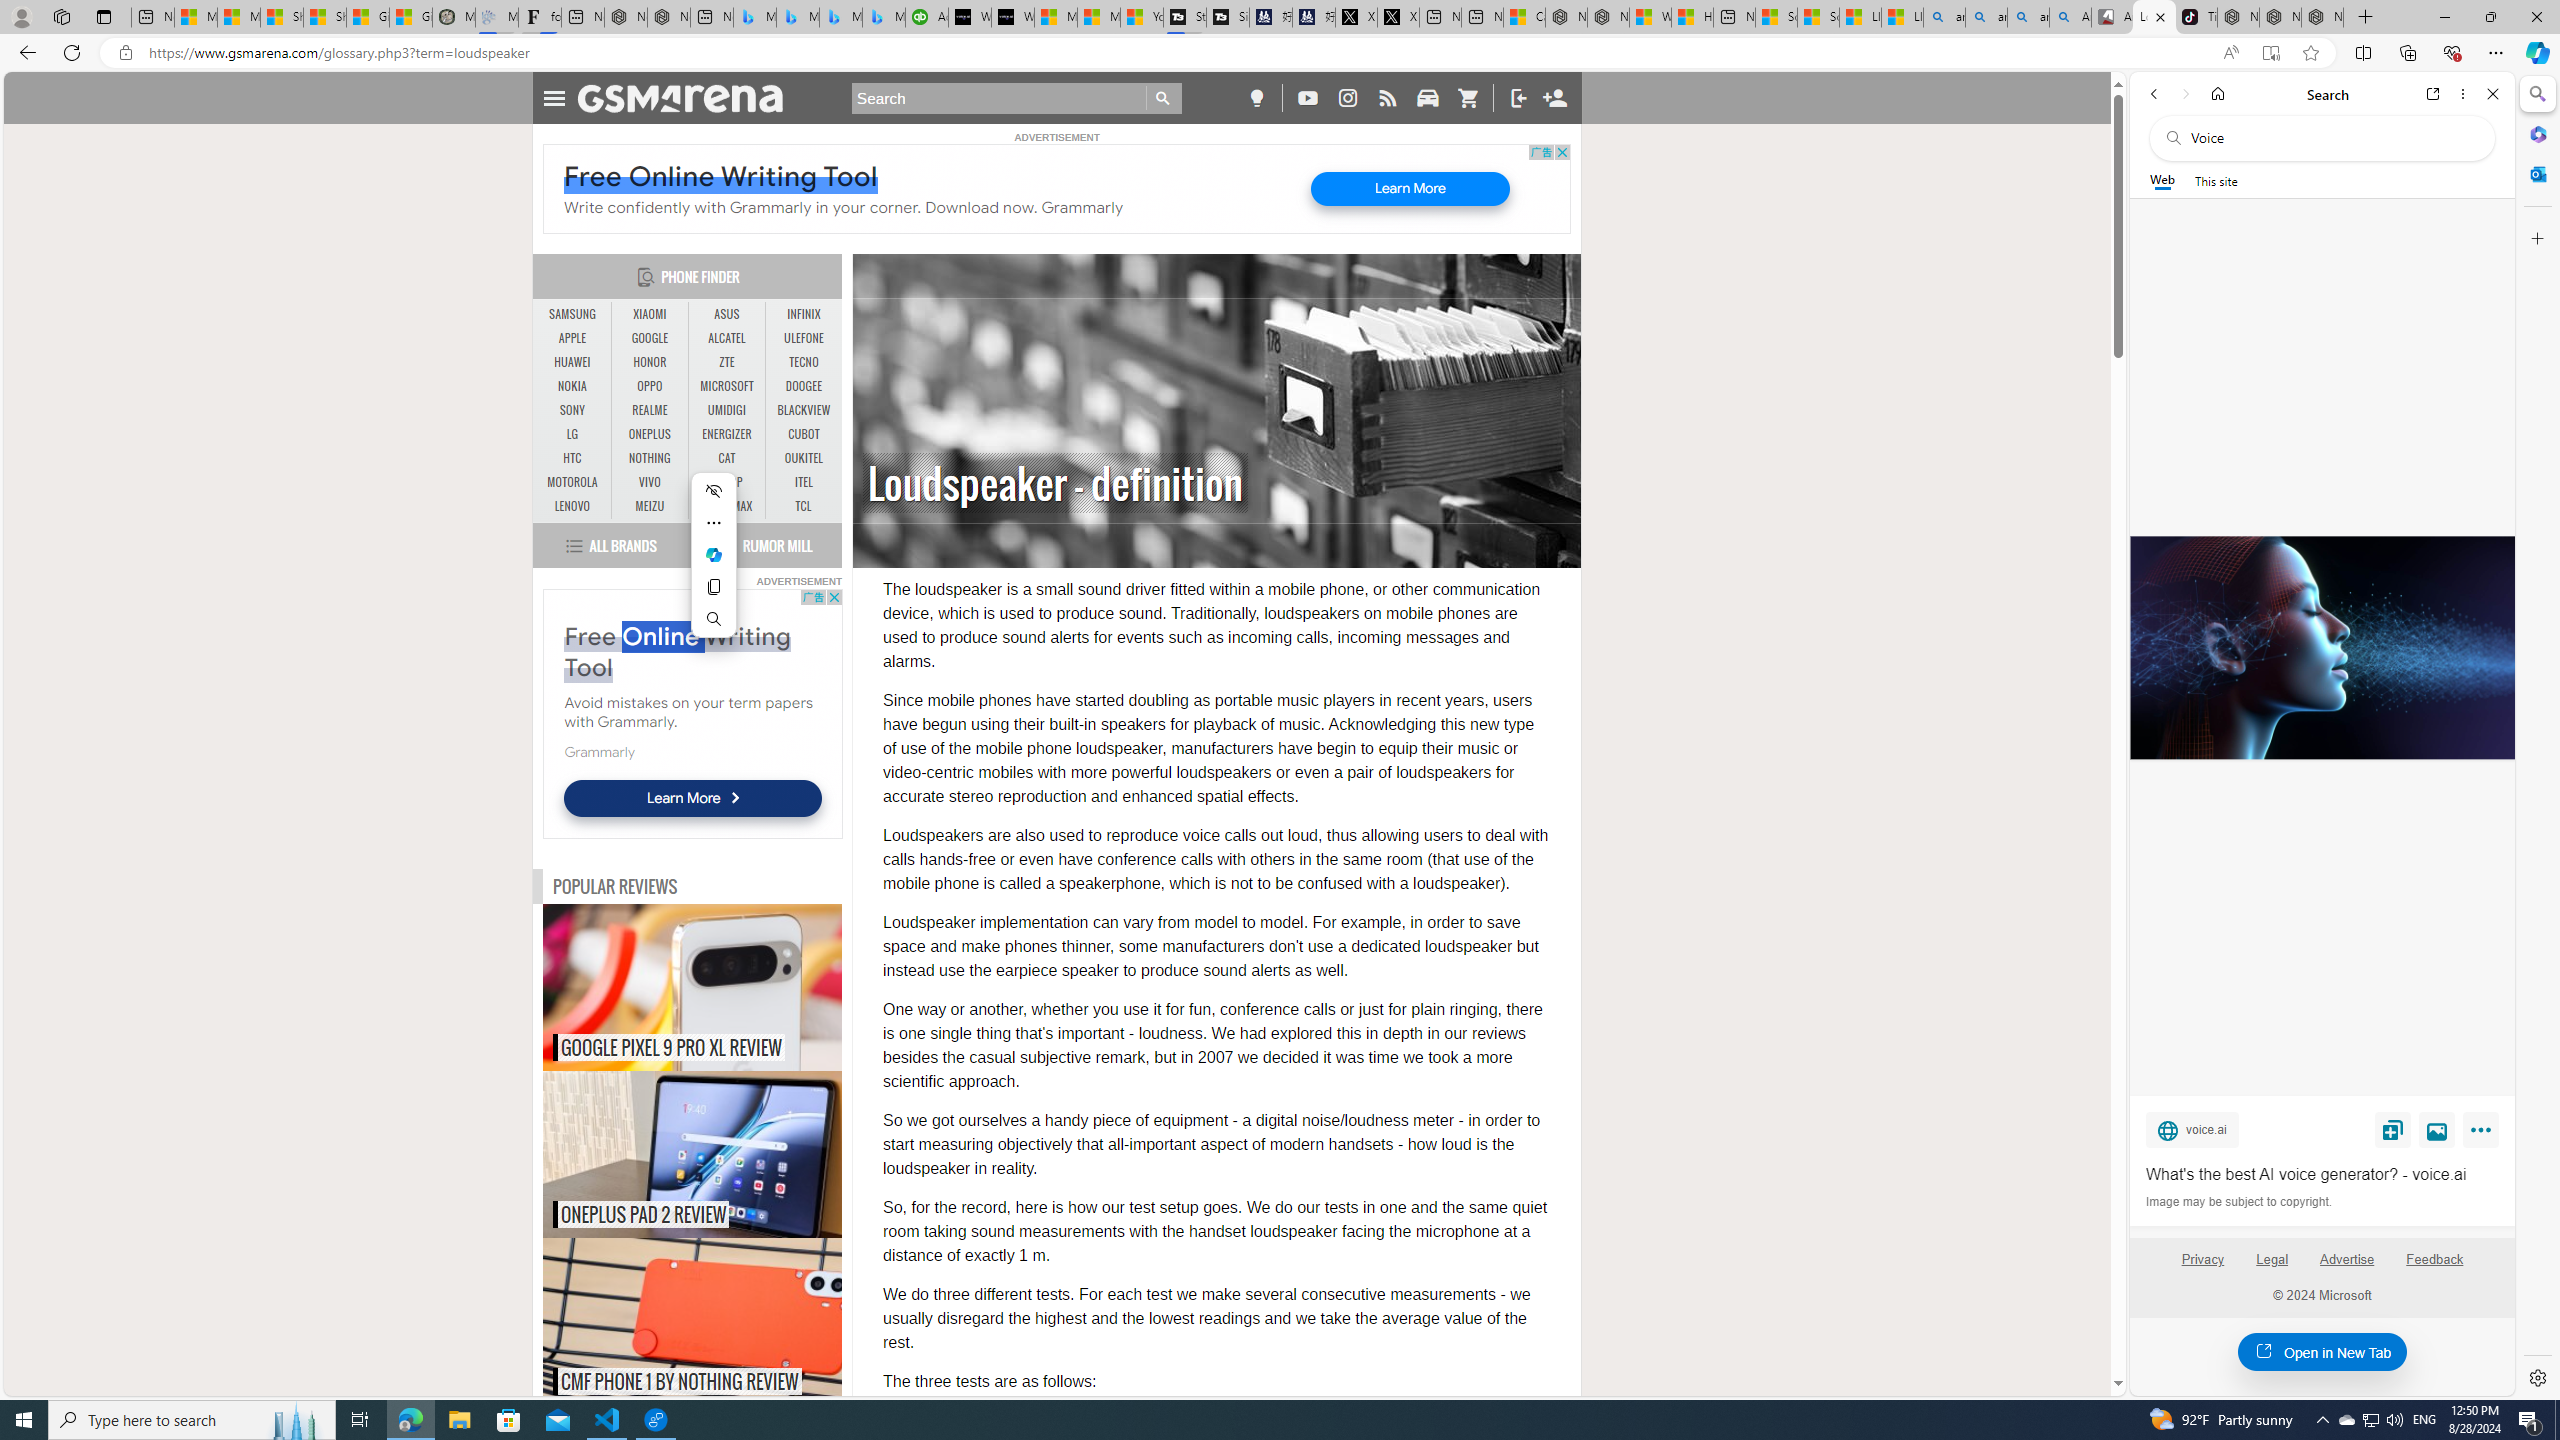 The image size is (2560, 1440). What do you see at coordinates (803, 337) in the screenshot?
I see `'ULEFONE'` at bounding box center [803, 337].